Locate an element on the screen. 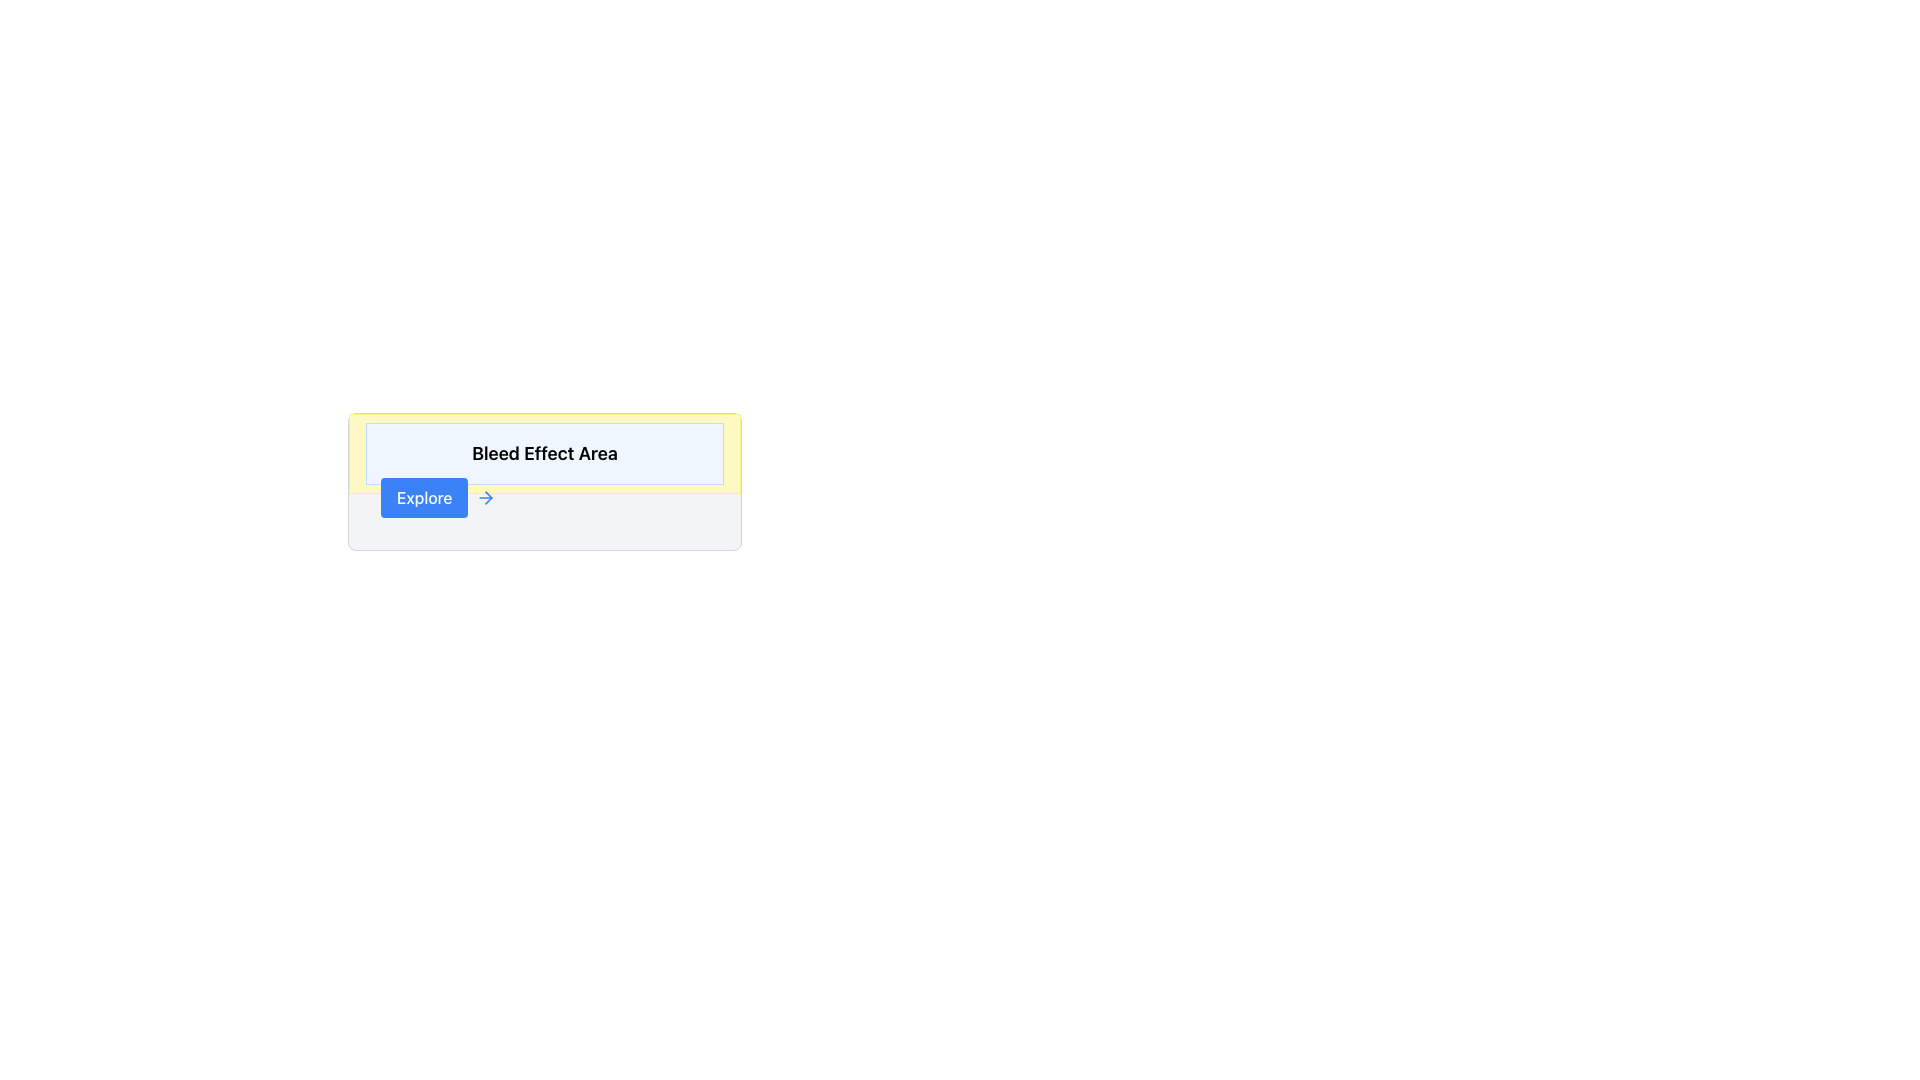 The width and height of the screenshot is (1920, 1080). the arrow icon located to the right of the 'Explore' button is located at coordinates (486, 496).